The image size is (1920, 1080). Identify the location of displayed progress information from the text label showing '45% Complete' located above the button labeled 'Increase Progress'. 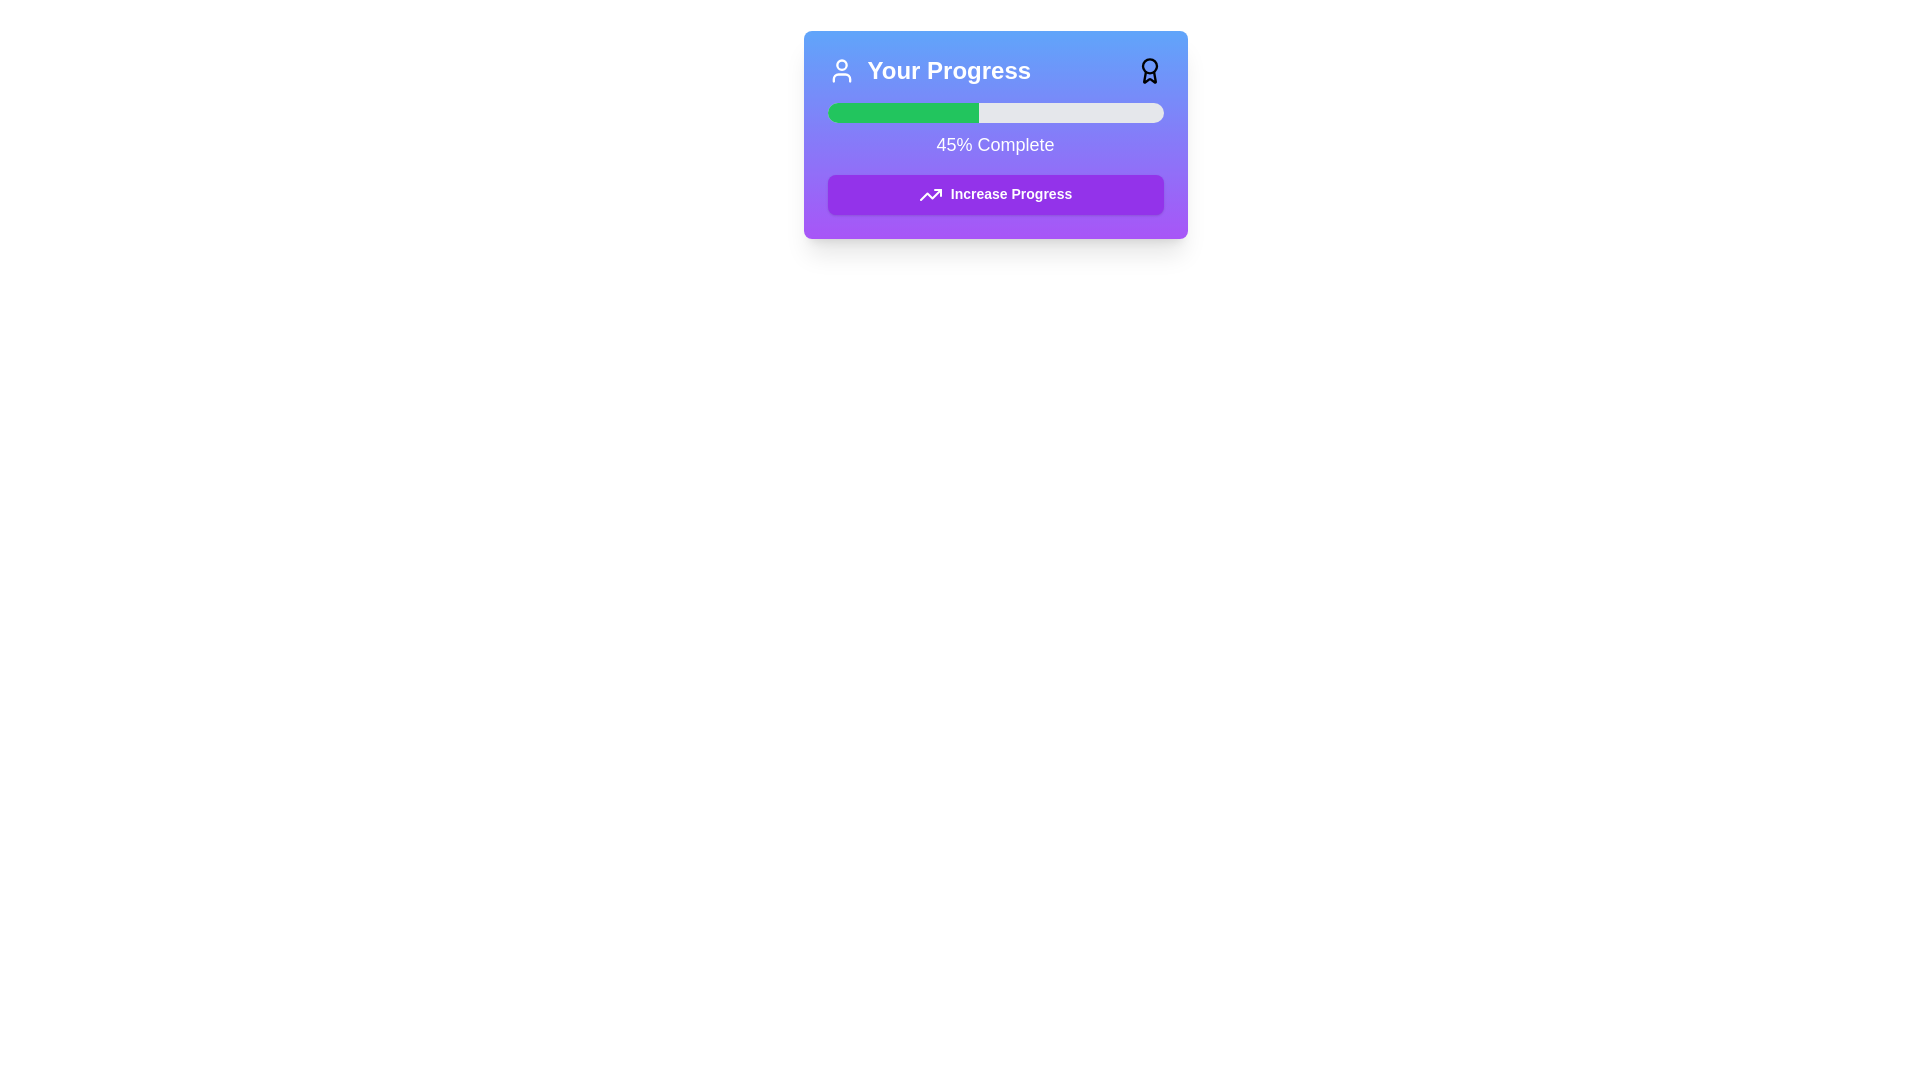
(995, 144).